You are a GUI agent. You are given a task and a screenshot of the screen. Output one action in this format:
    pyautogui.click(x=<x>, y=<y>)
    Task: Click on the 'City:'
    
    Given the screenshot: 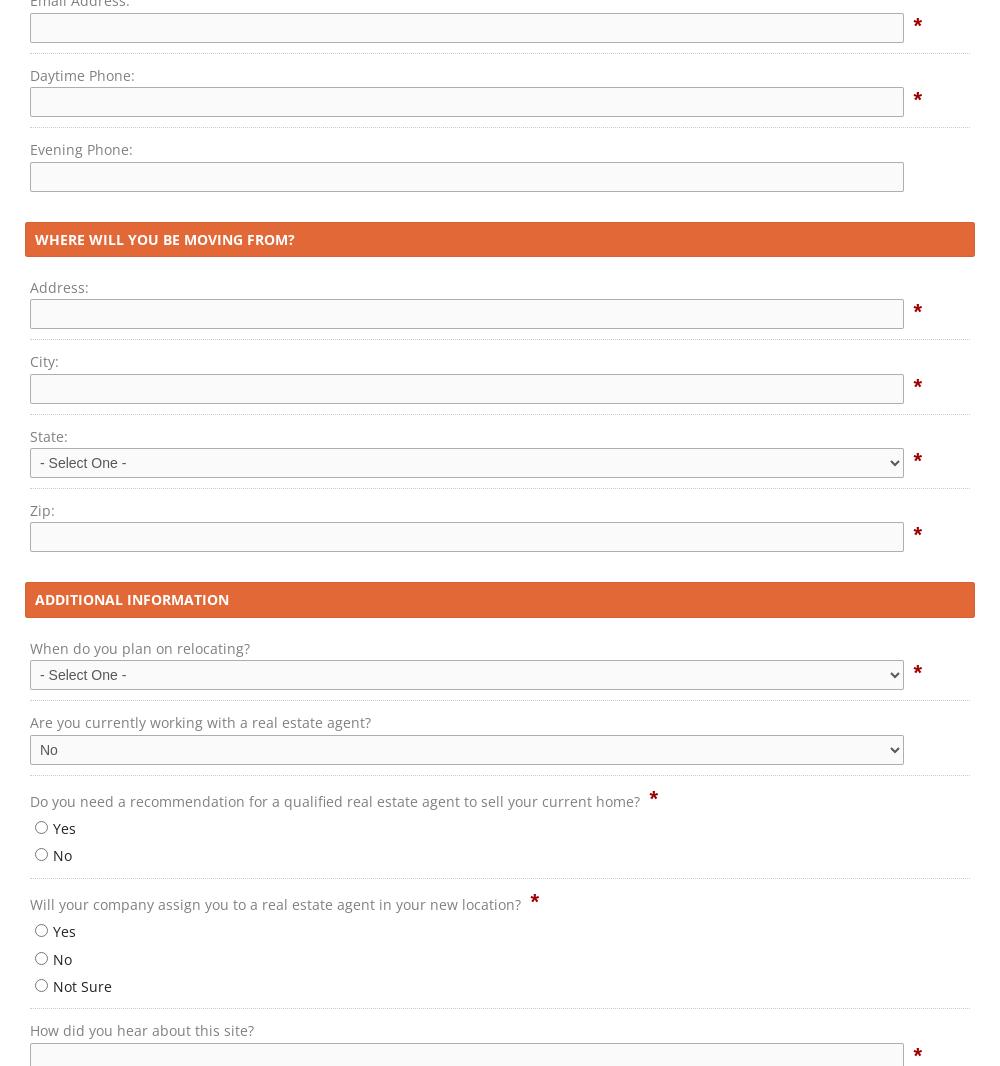 What is the action you would take?
    pyautogui.click(x=44, y=361)
    